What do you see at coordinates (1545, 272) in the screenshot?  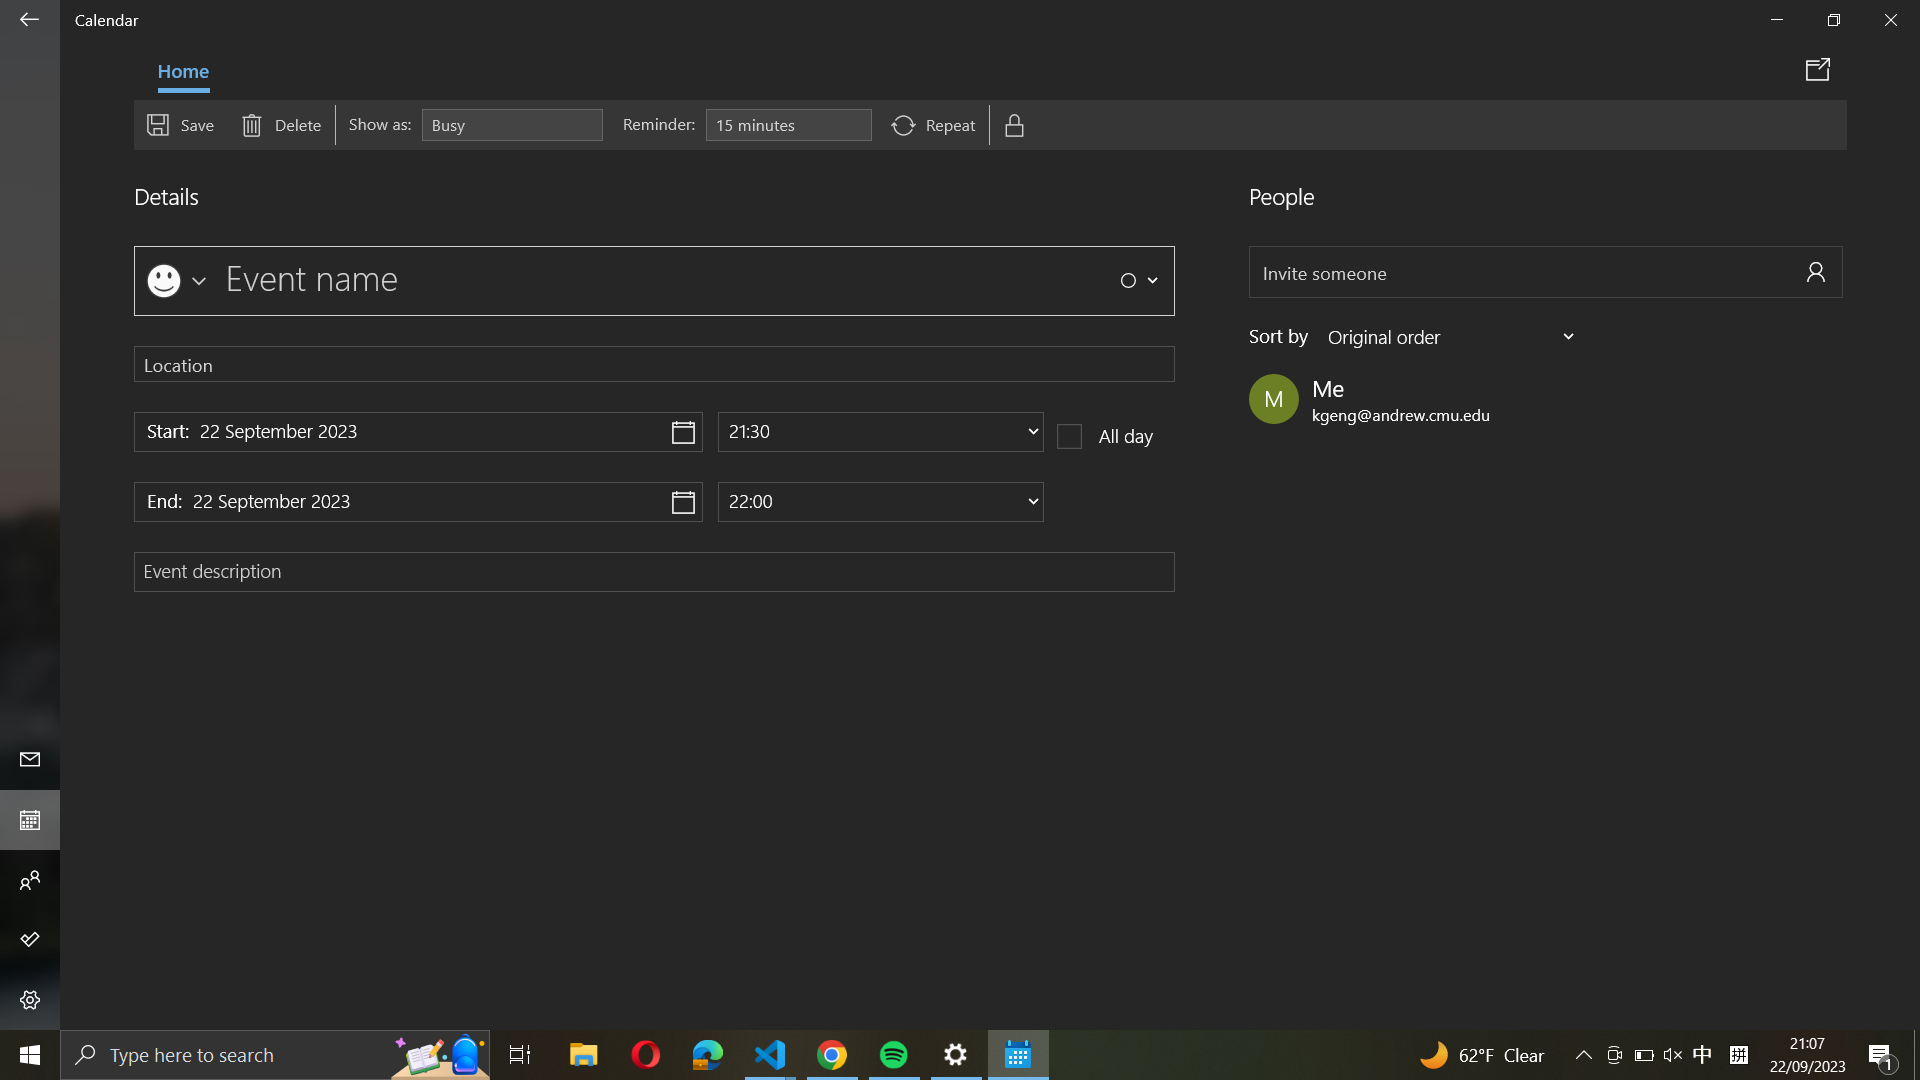 I see `Send an event invitation to "abc@example.com` at bounding box center [1545, 272].